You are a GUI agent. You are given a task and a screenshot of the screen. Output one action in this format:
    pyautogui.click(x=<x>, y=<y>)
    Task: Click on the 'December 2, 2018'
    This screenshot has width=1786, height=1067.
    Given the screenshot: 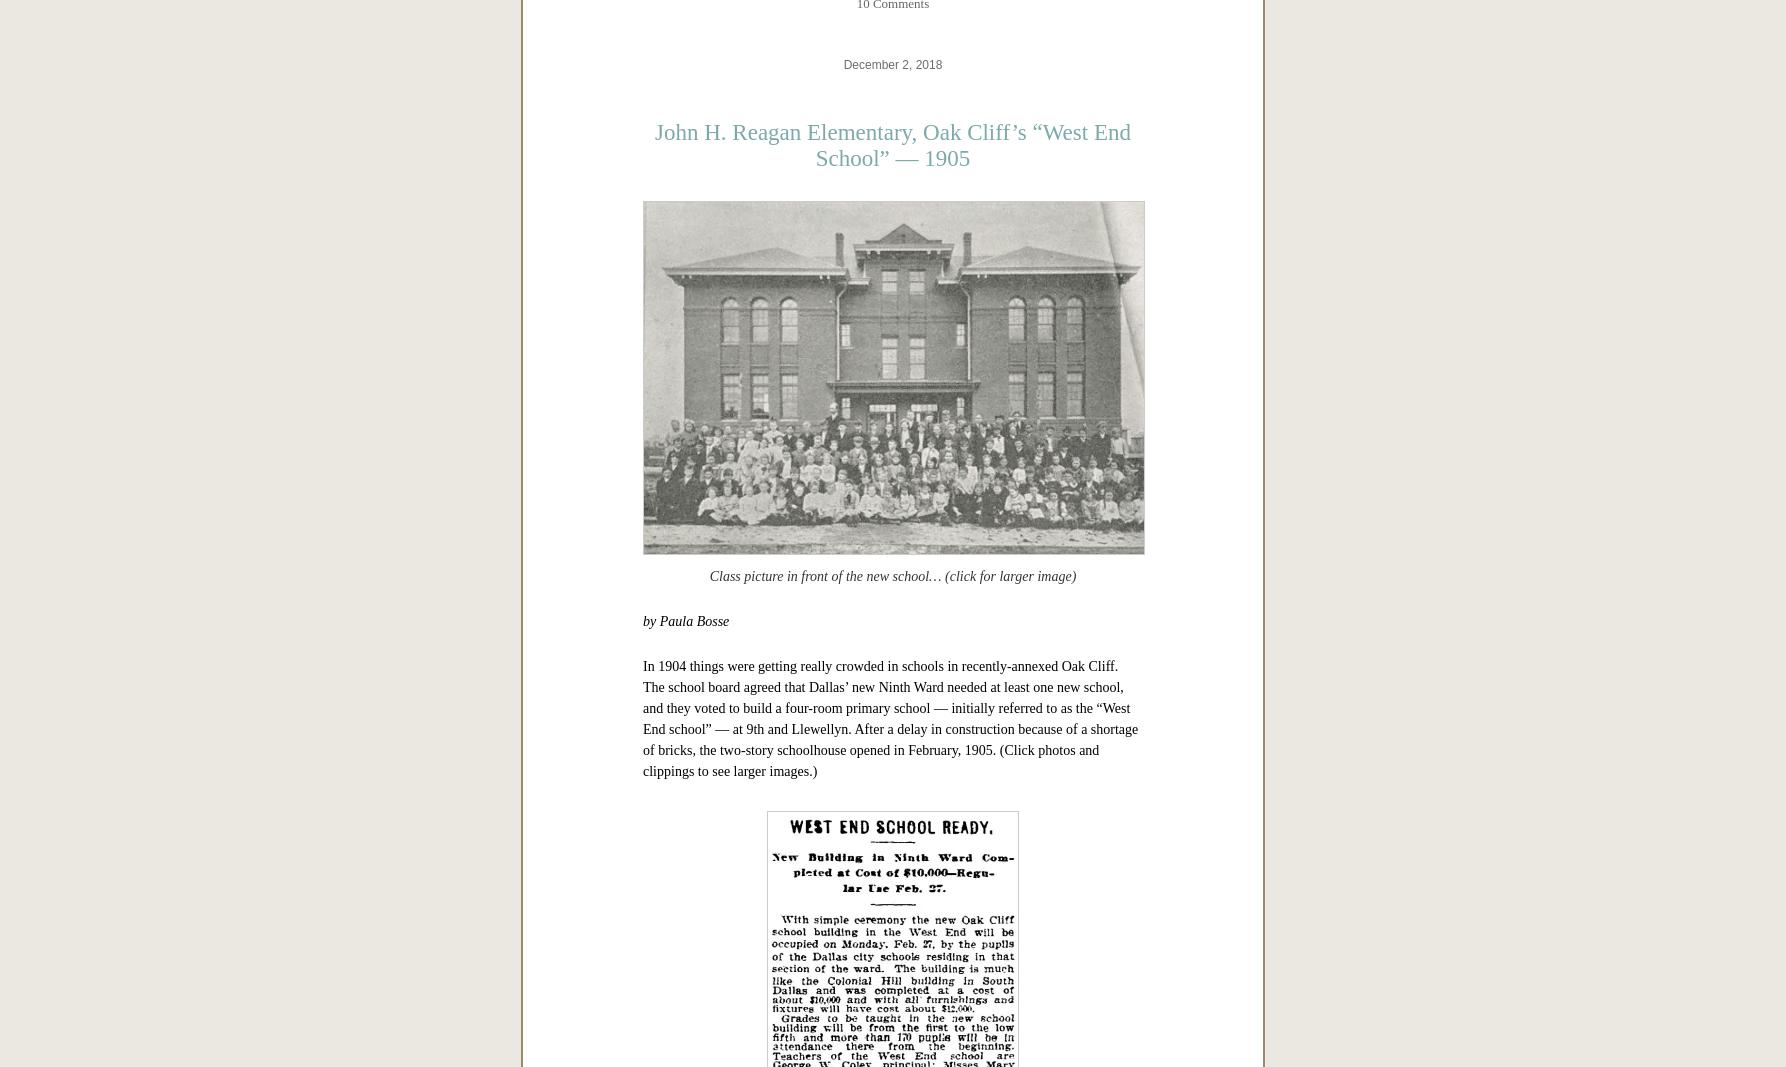 What is the action you would take?
    pyautogui.click(x=891, y=693)
    